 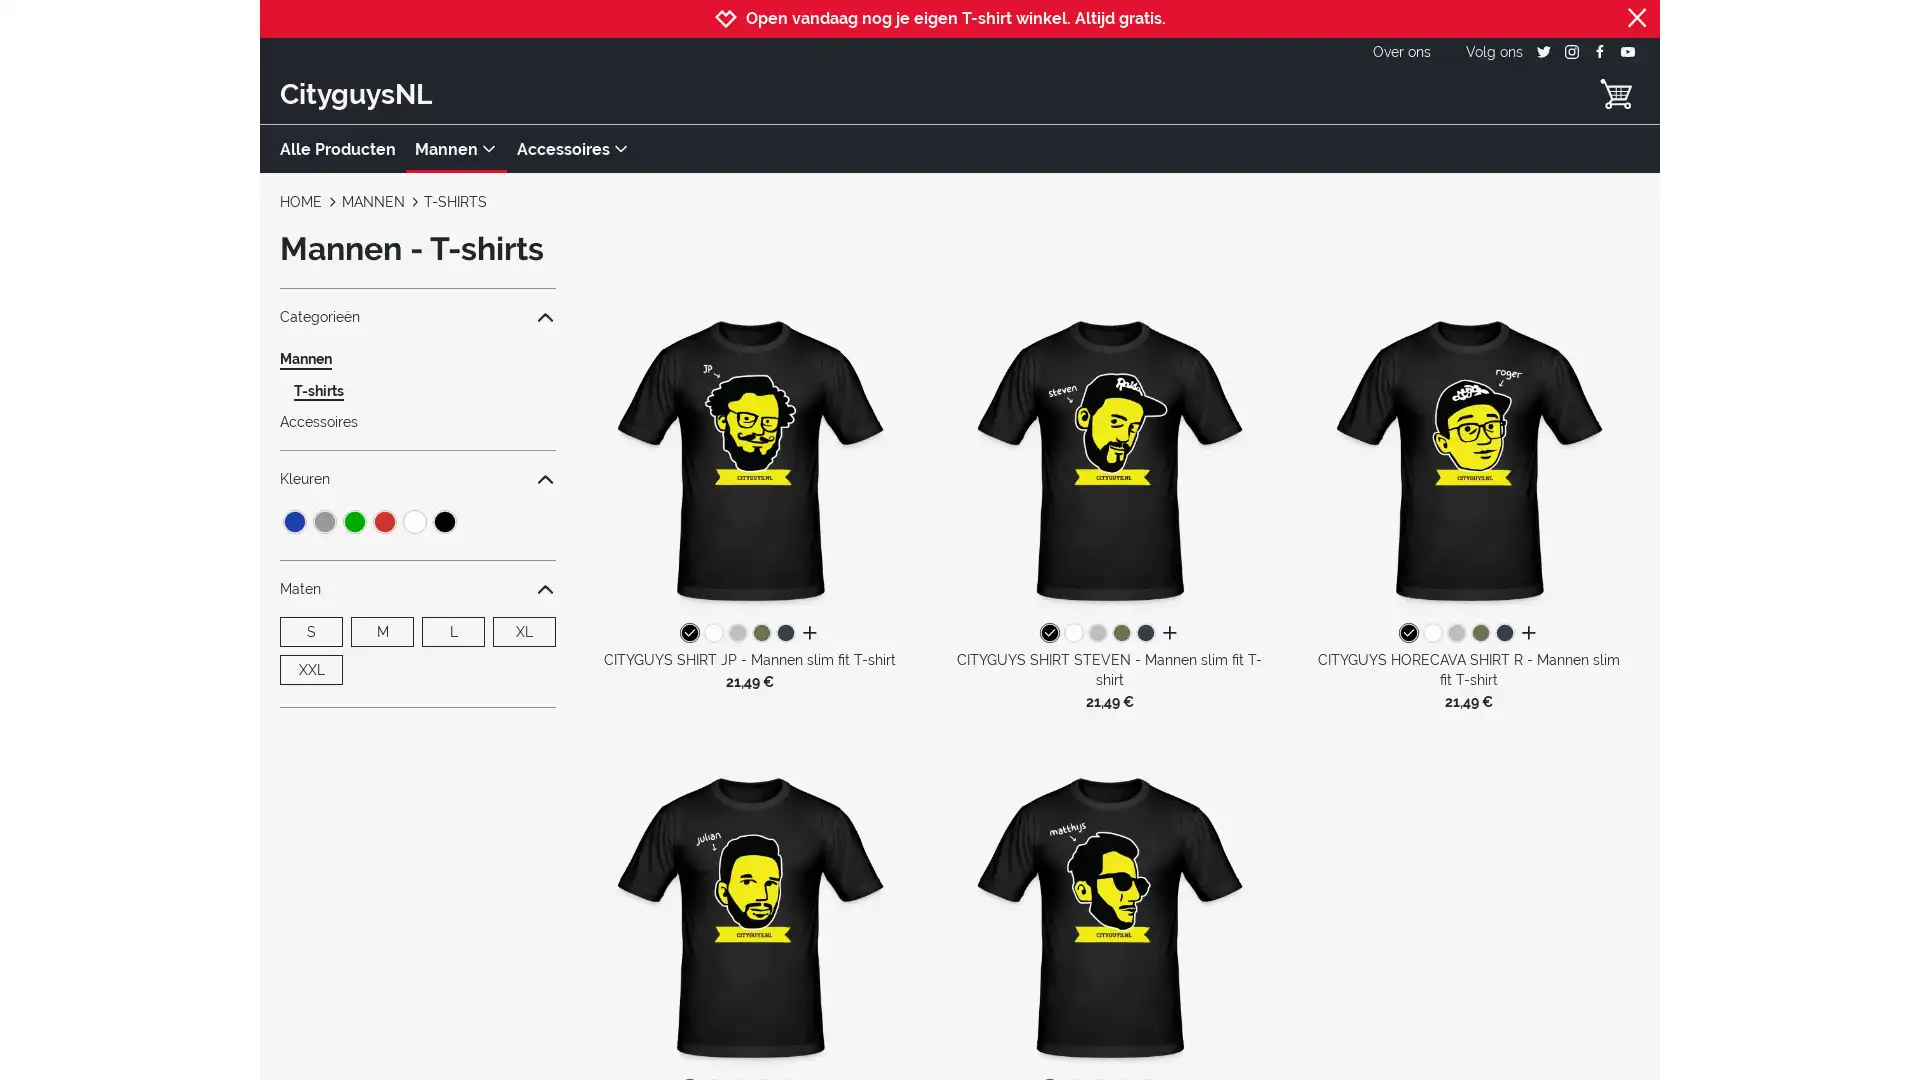 I want to click on Instellingen, so click(x=1430, y=909).